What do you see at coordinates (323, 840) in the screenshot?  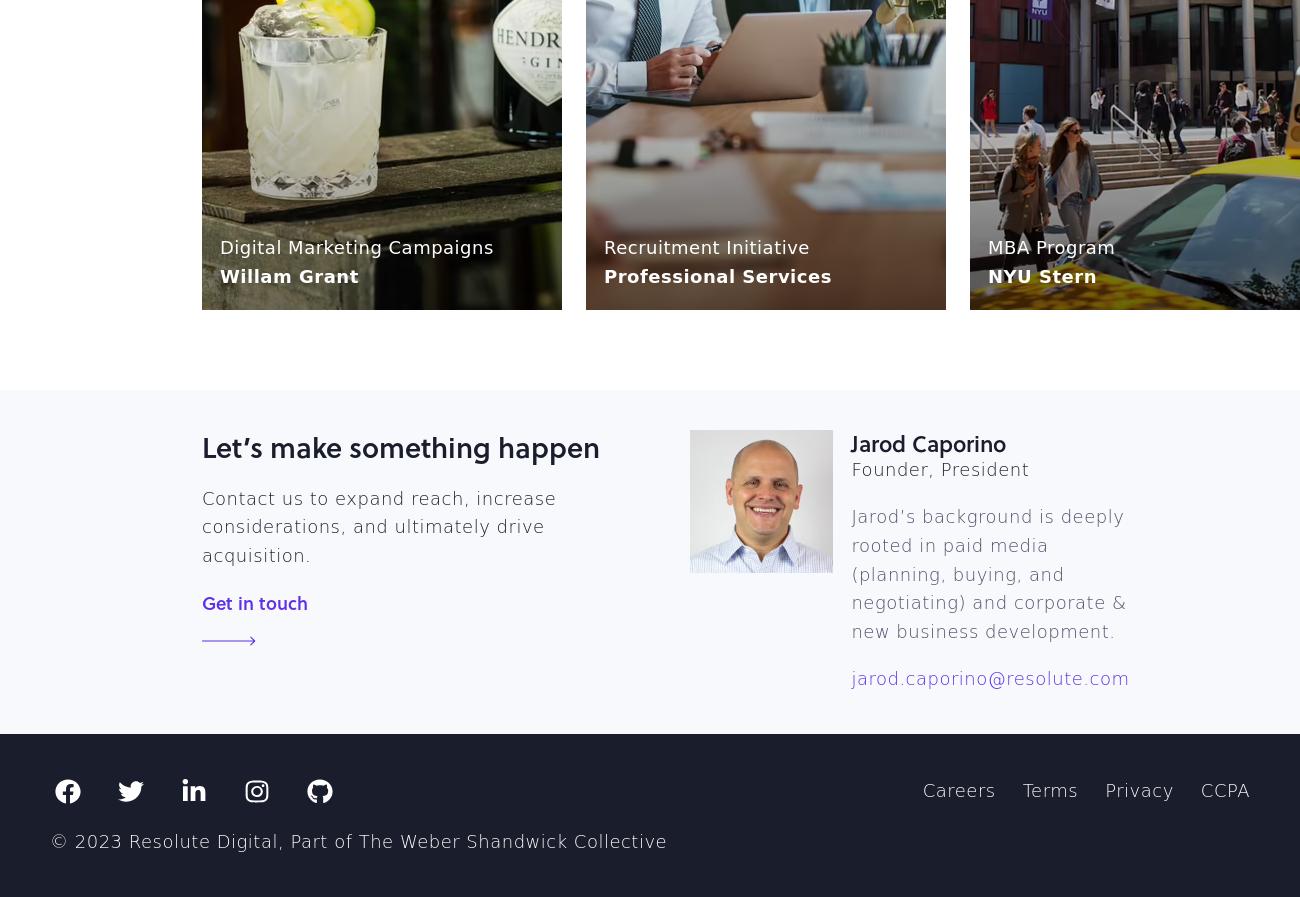 I see `'Part of'` at bounding box center [323, 840].